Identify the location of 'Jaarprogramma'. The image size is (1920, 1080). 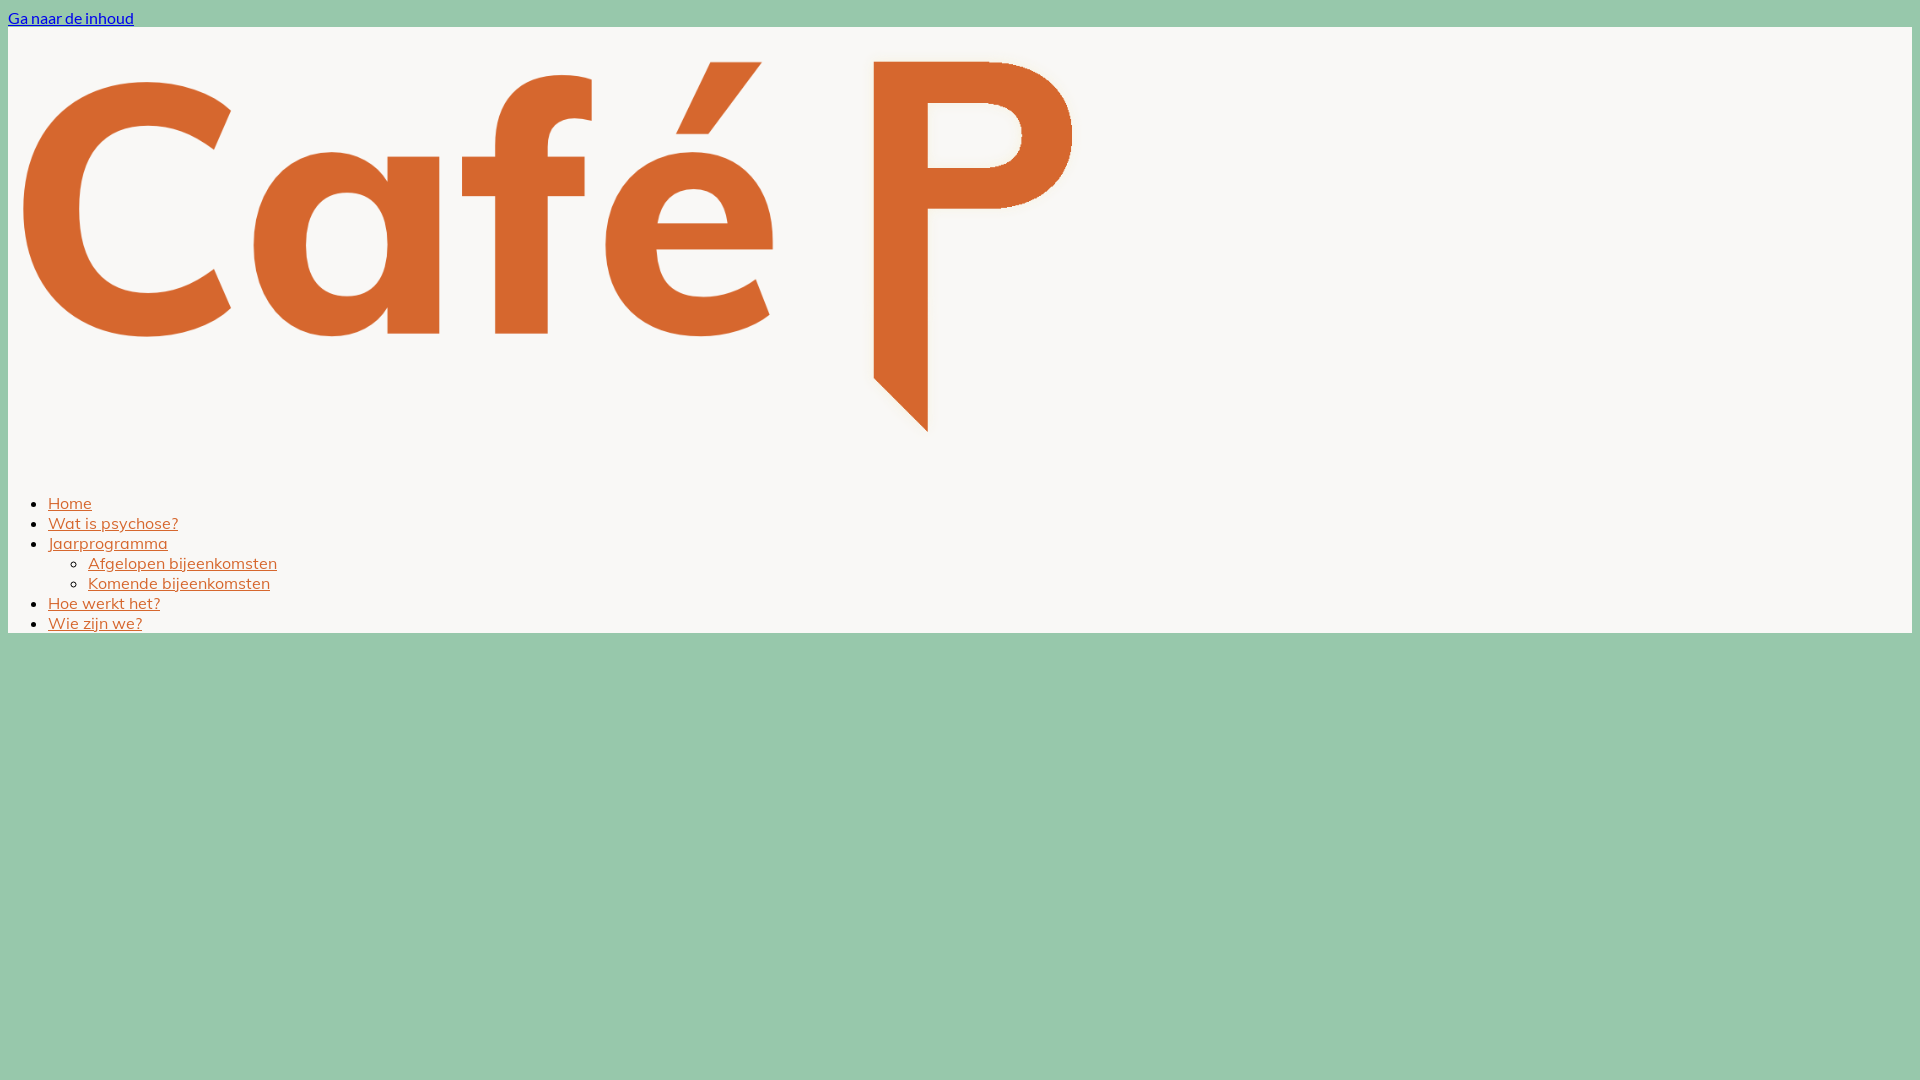
(48, 543).